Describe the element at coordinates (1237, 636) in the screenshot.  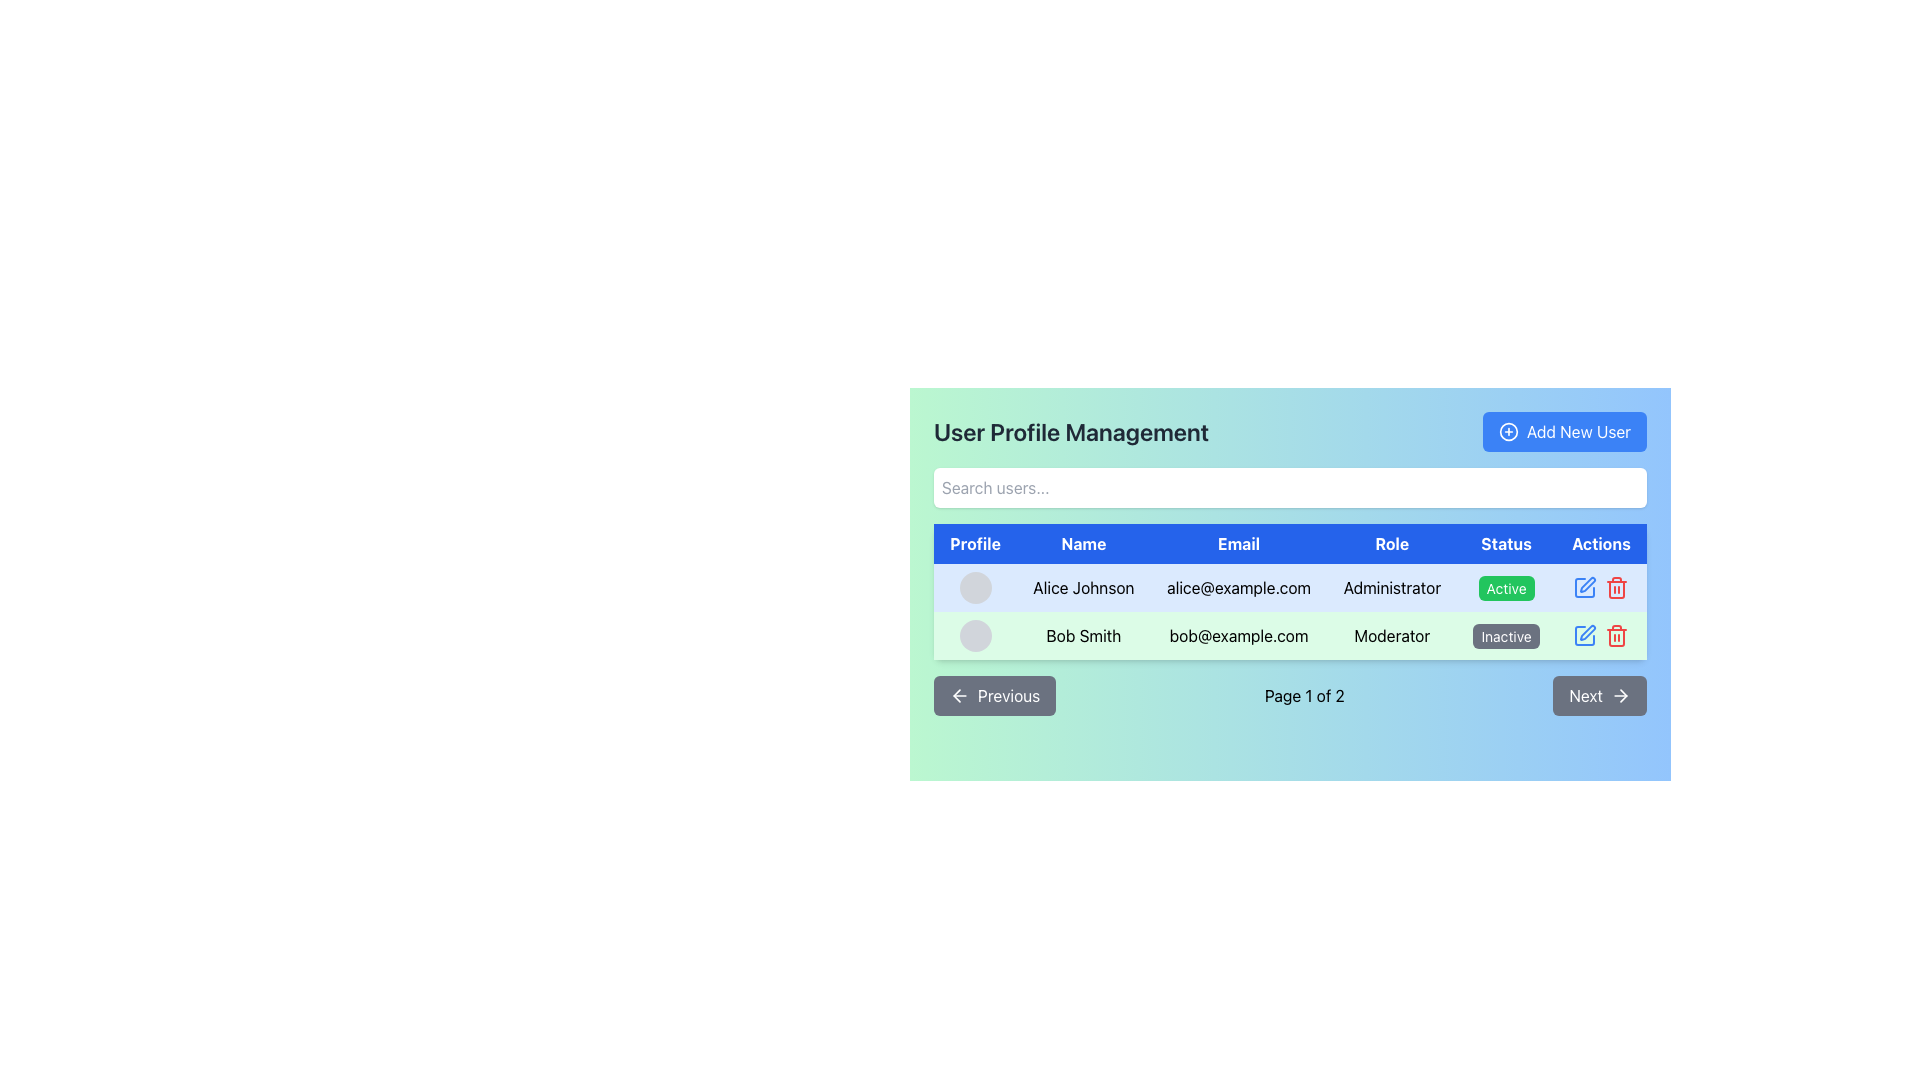
I see `the email display in the second row of the table under the 'Email' column` at that location.